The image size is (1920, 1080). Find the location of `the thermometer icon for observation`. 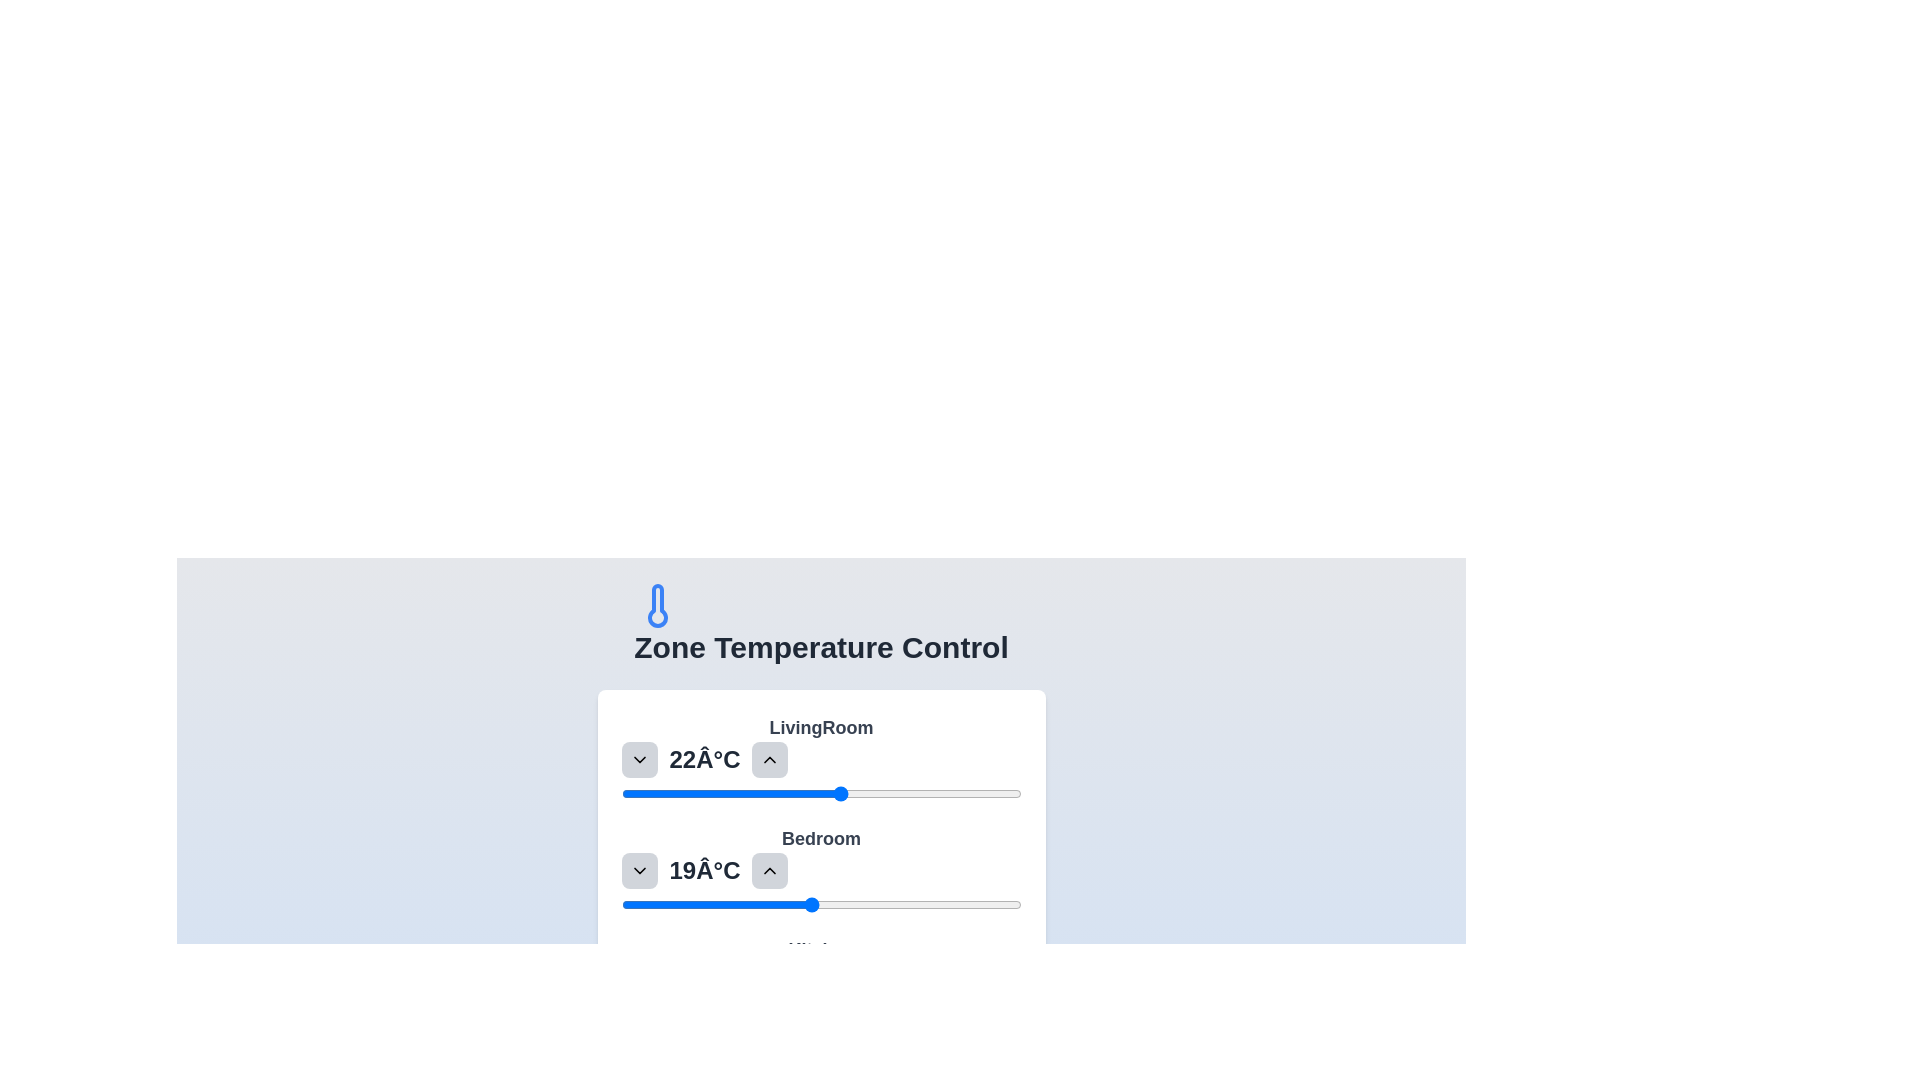

the thermometer icon for observation is located at coordinates (658, 604).